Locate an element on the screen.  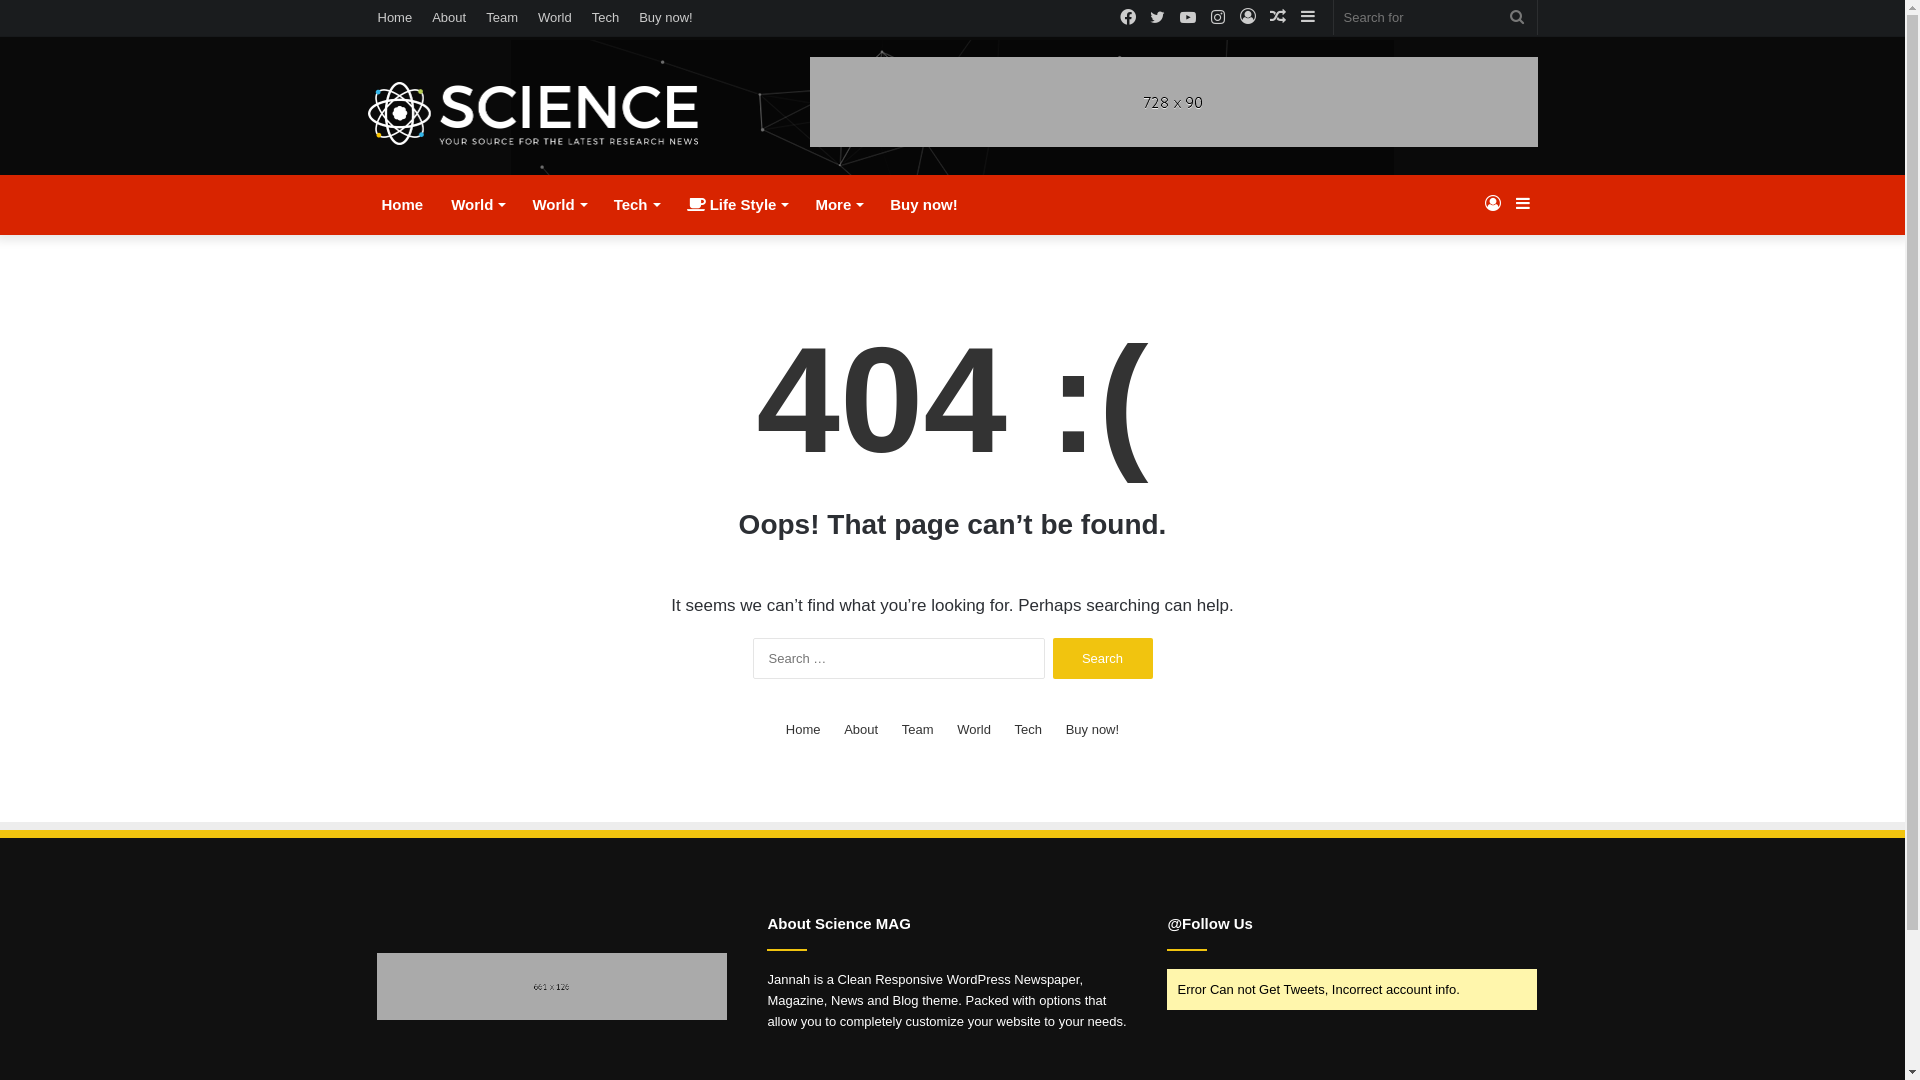
'More' is located at coordinates (801, 204).